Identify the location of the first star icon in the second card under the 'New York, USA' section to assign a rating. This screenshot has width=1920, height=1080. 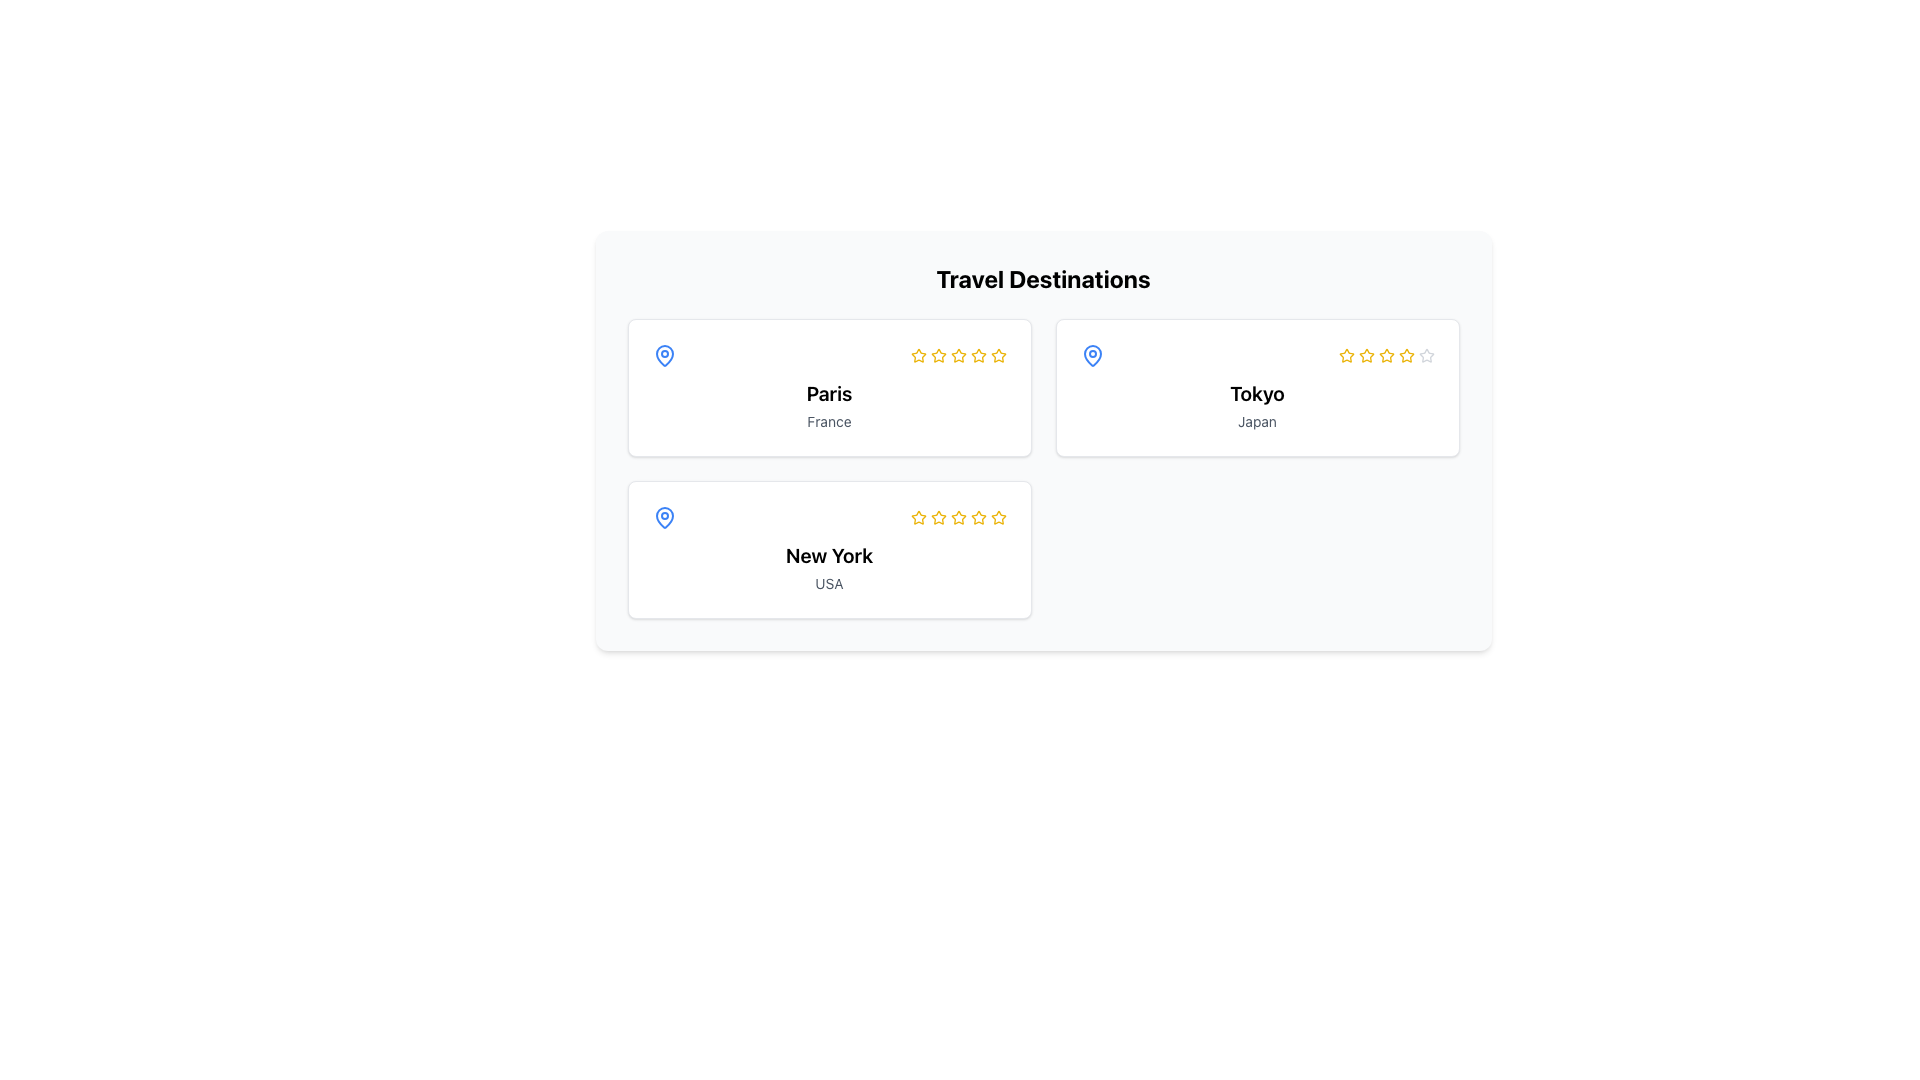
(917, 516).